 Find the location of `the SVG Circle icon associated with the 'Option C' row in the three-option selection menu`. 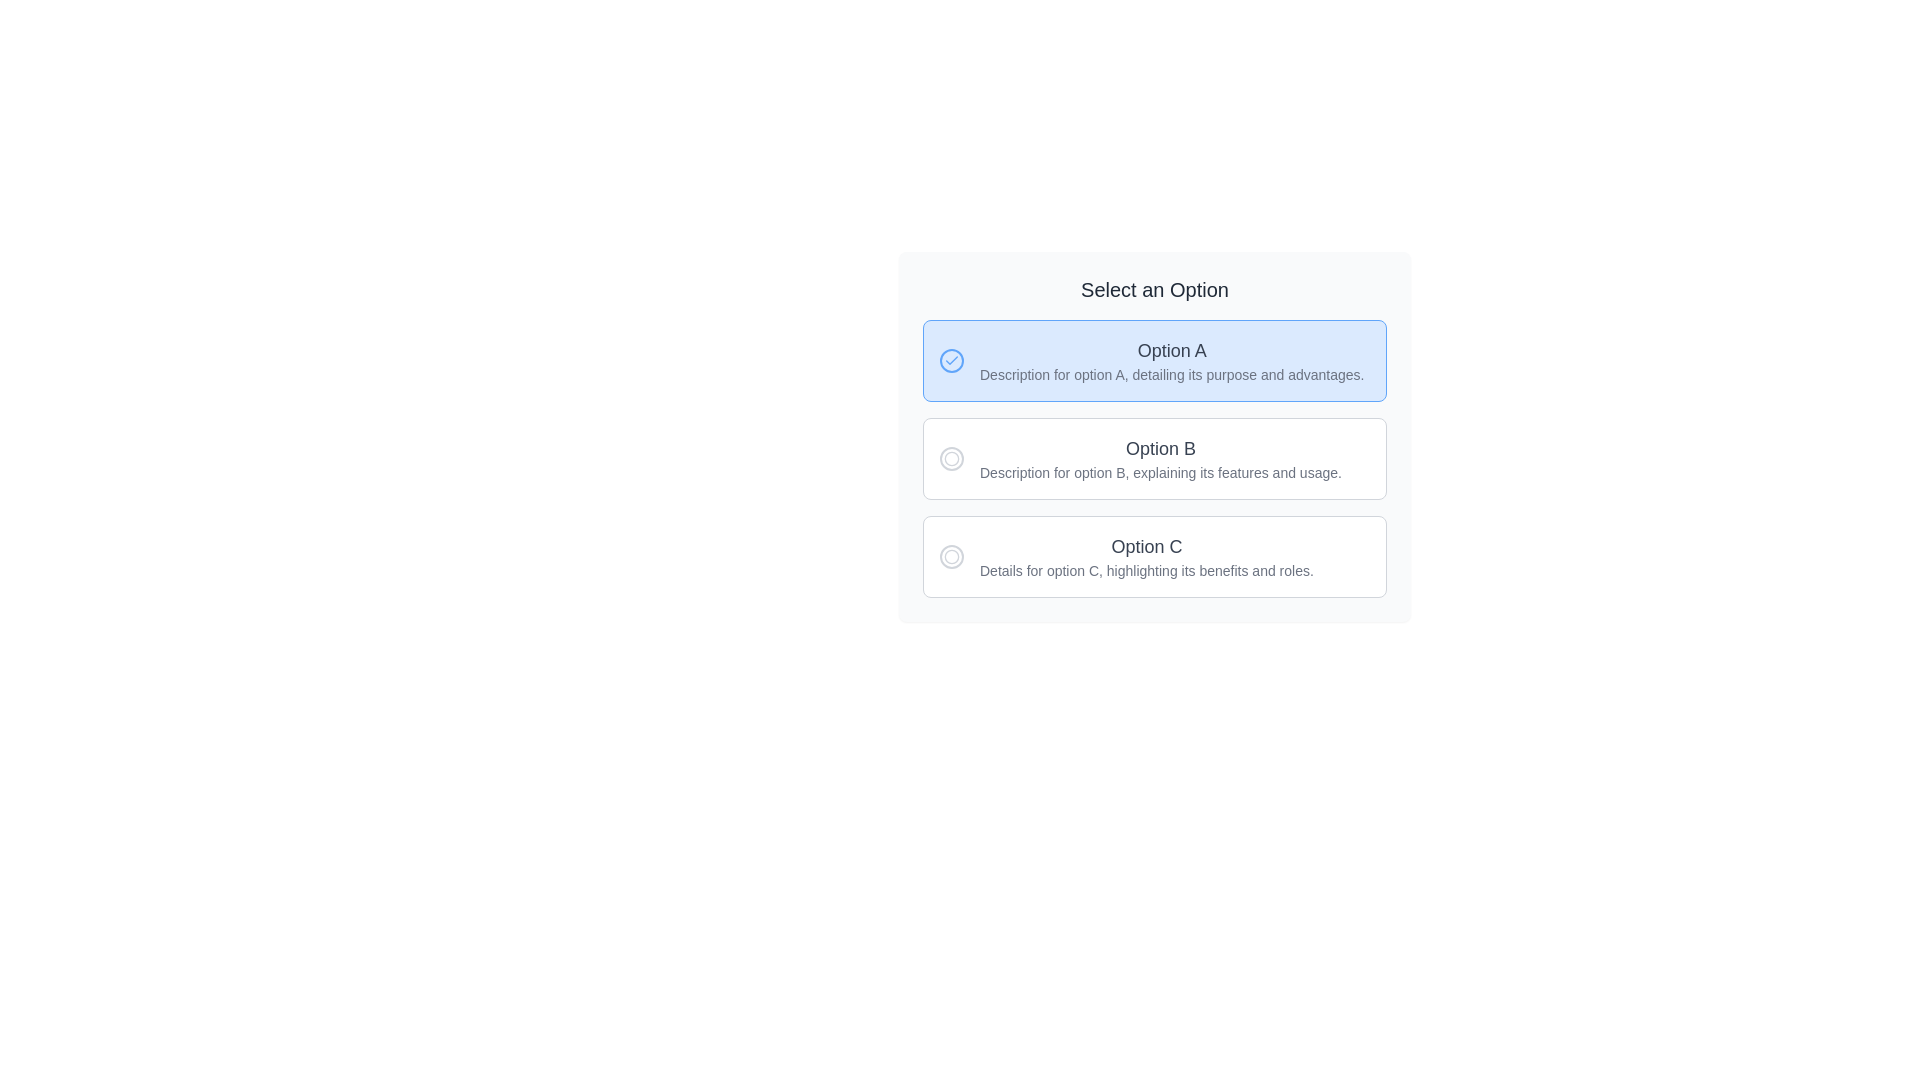

the SVG Circle icon associated with the 'Option C' row in the three-option selection menu is located at coordinates (950, 556).